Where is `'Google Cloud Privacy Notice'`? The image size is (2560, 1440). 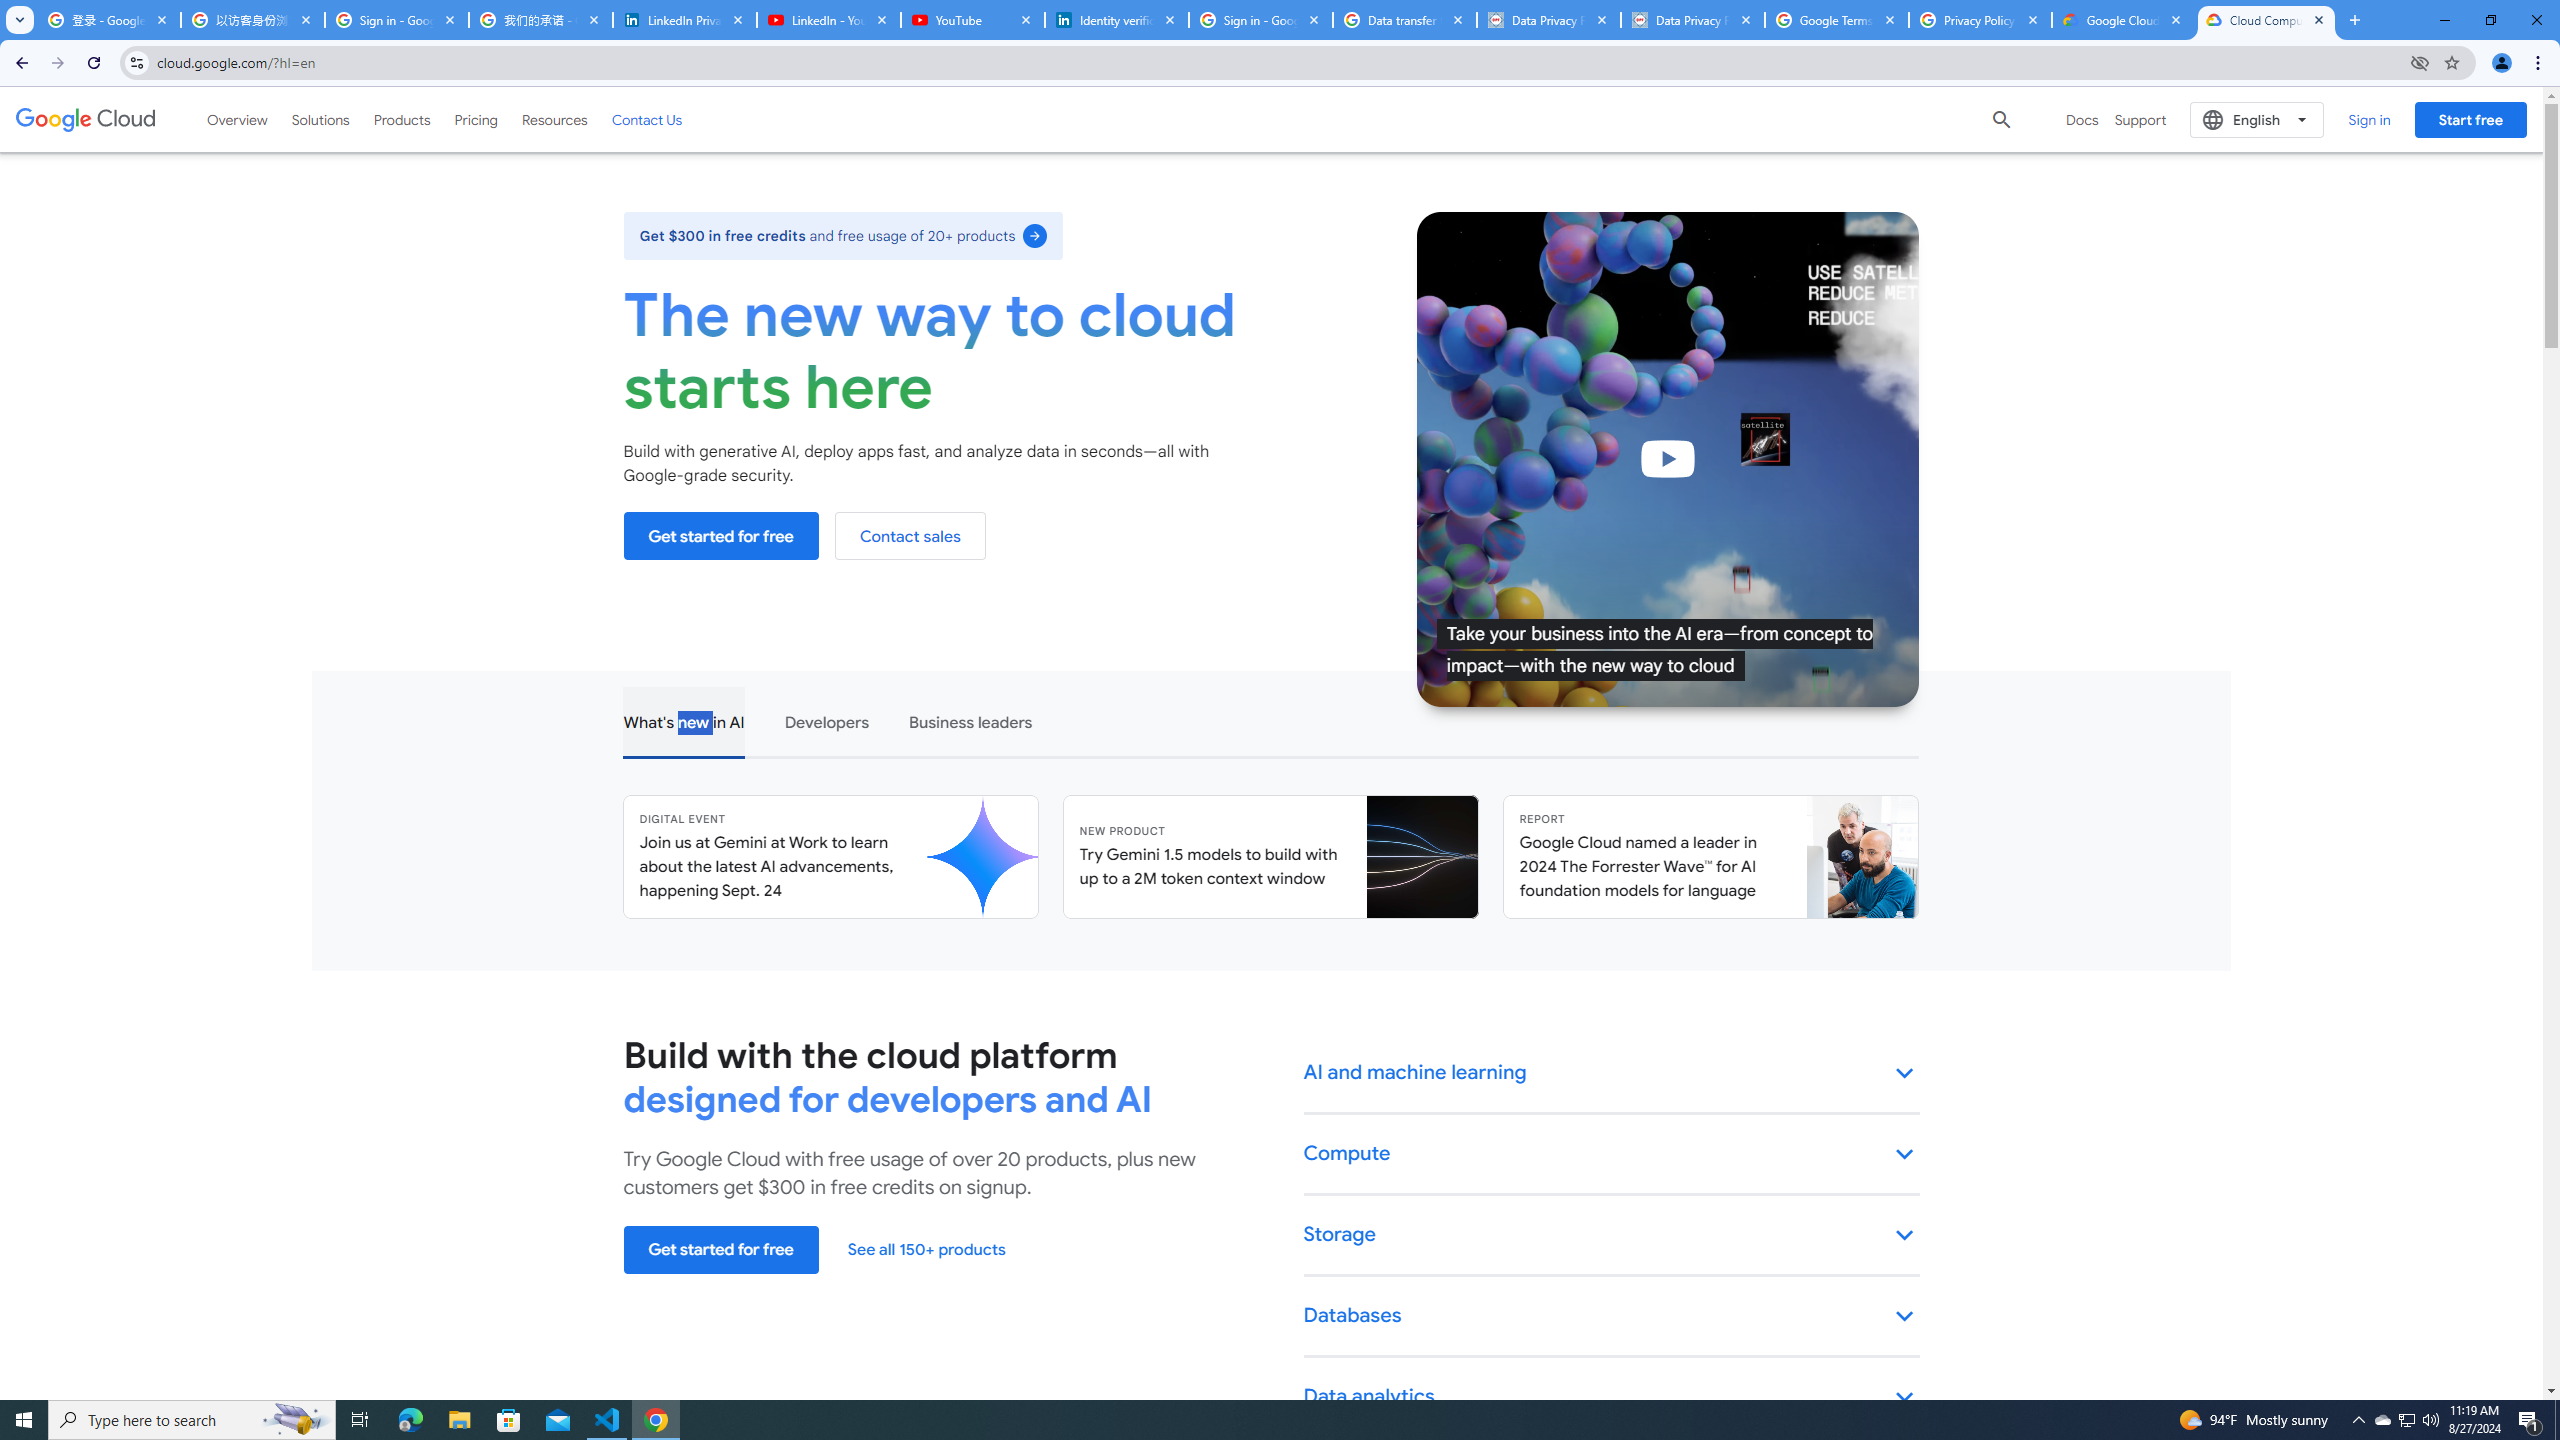
'Google Cloud Privacy Notice' is located at coordinates (2123, 19).